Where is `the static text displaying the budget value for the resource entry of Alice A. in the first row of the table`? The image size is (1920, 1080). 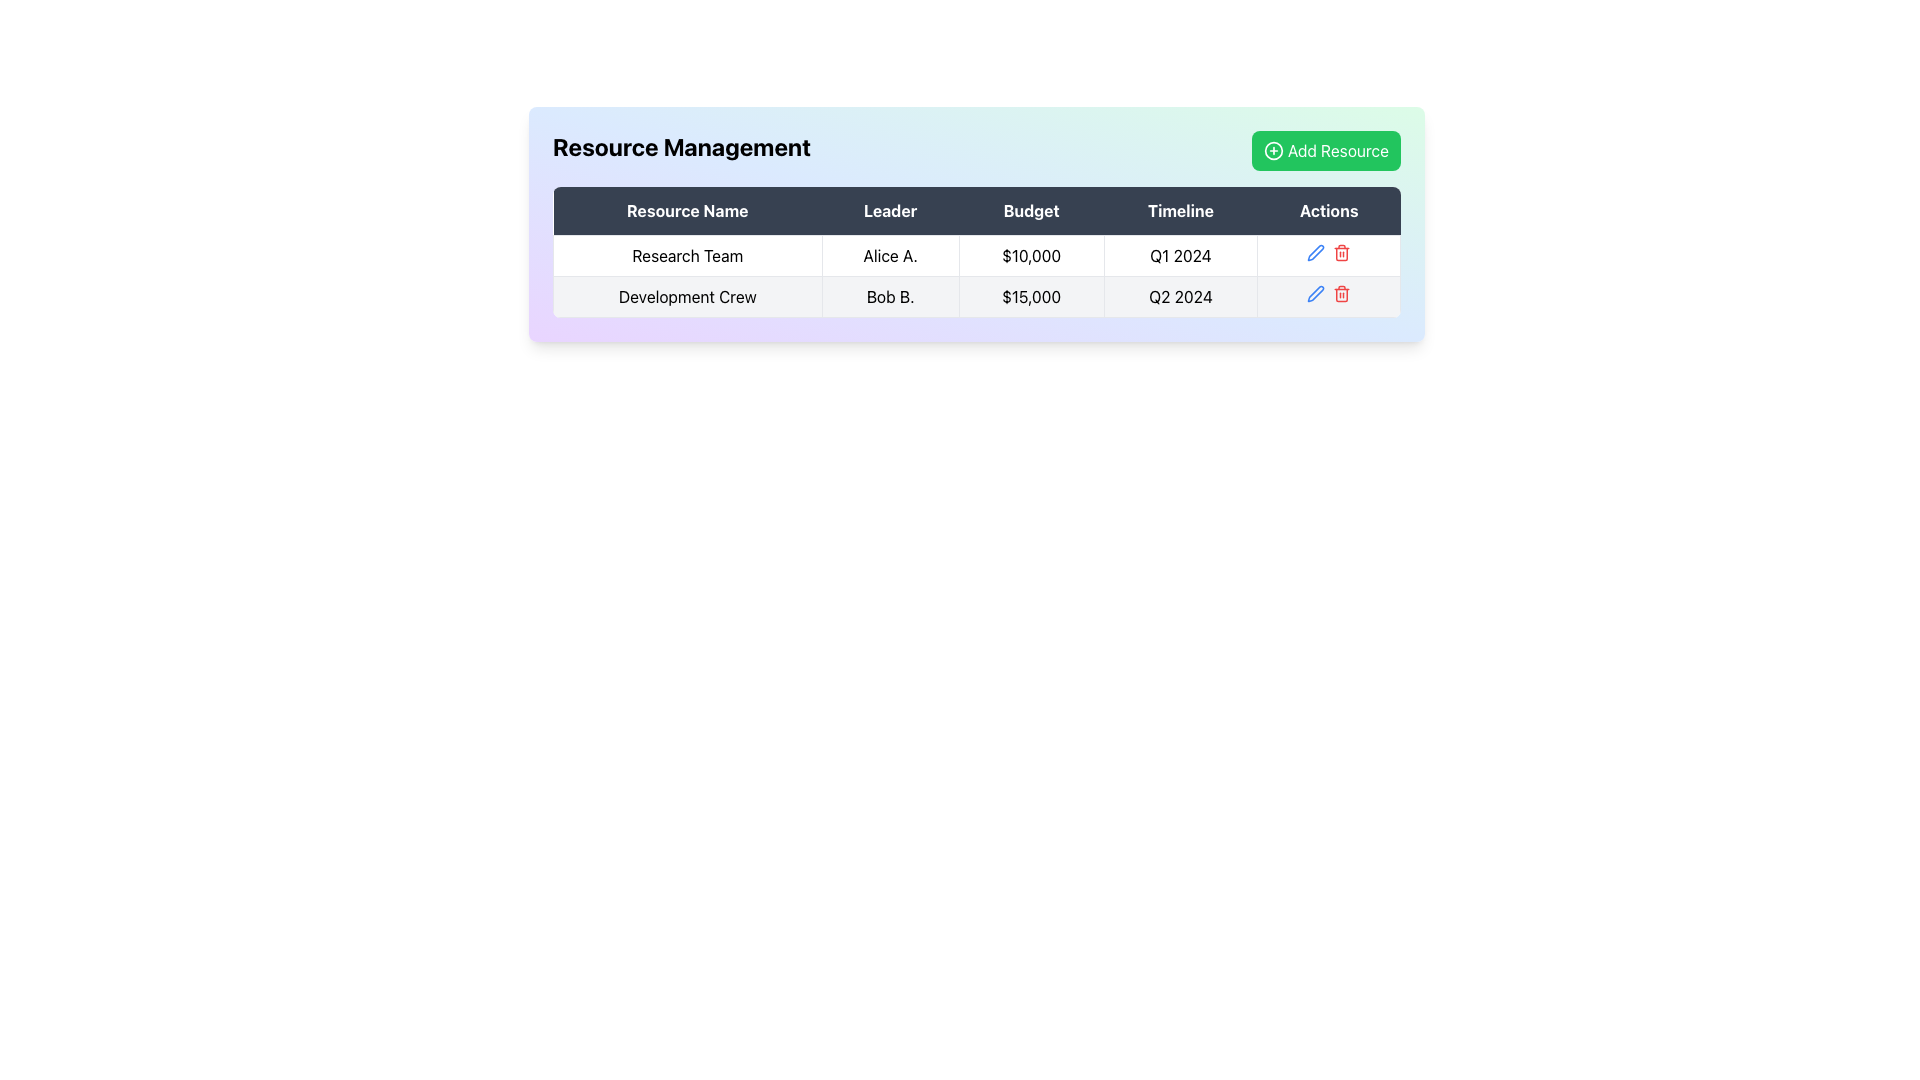
the static text displaying the budget value for the resource entry of Alice A. in the first row of the table is located at coordinates (1031, 254).